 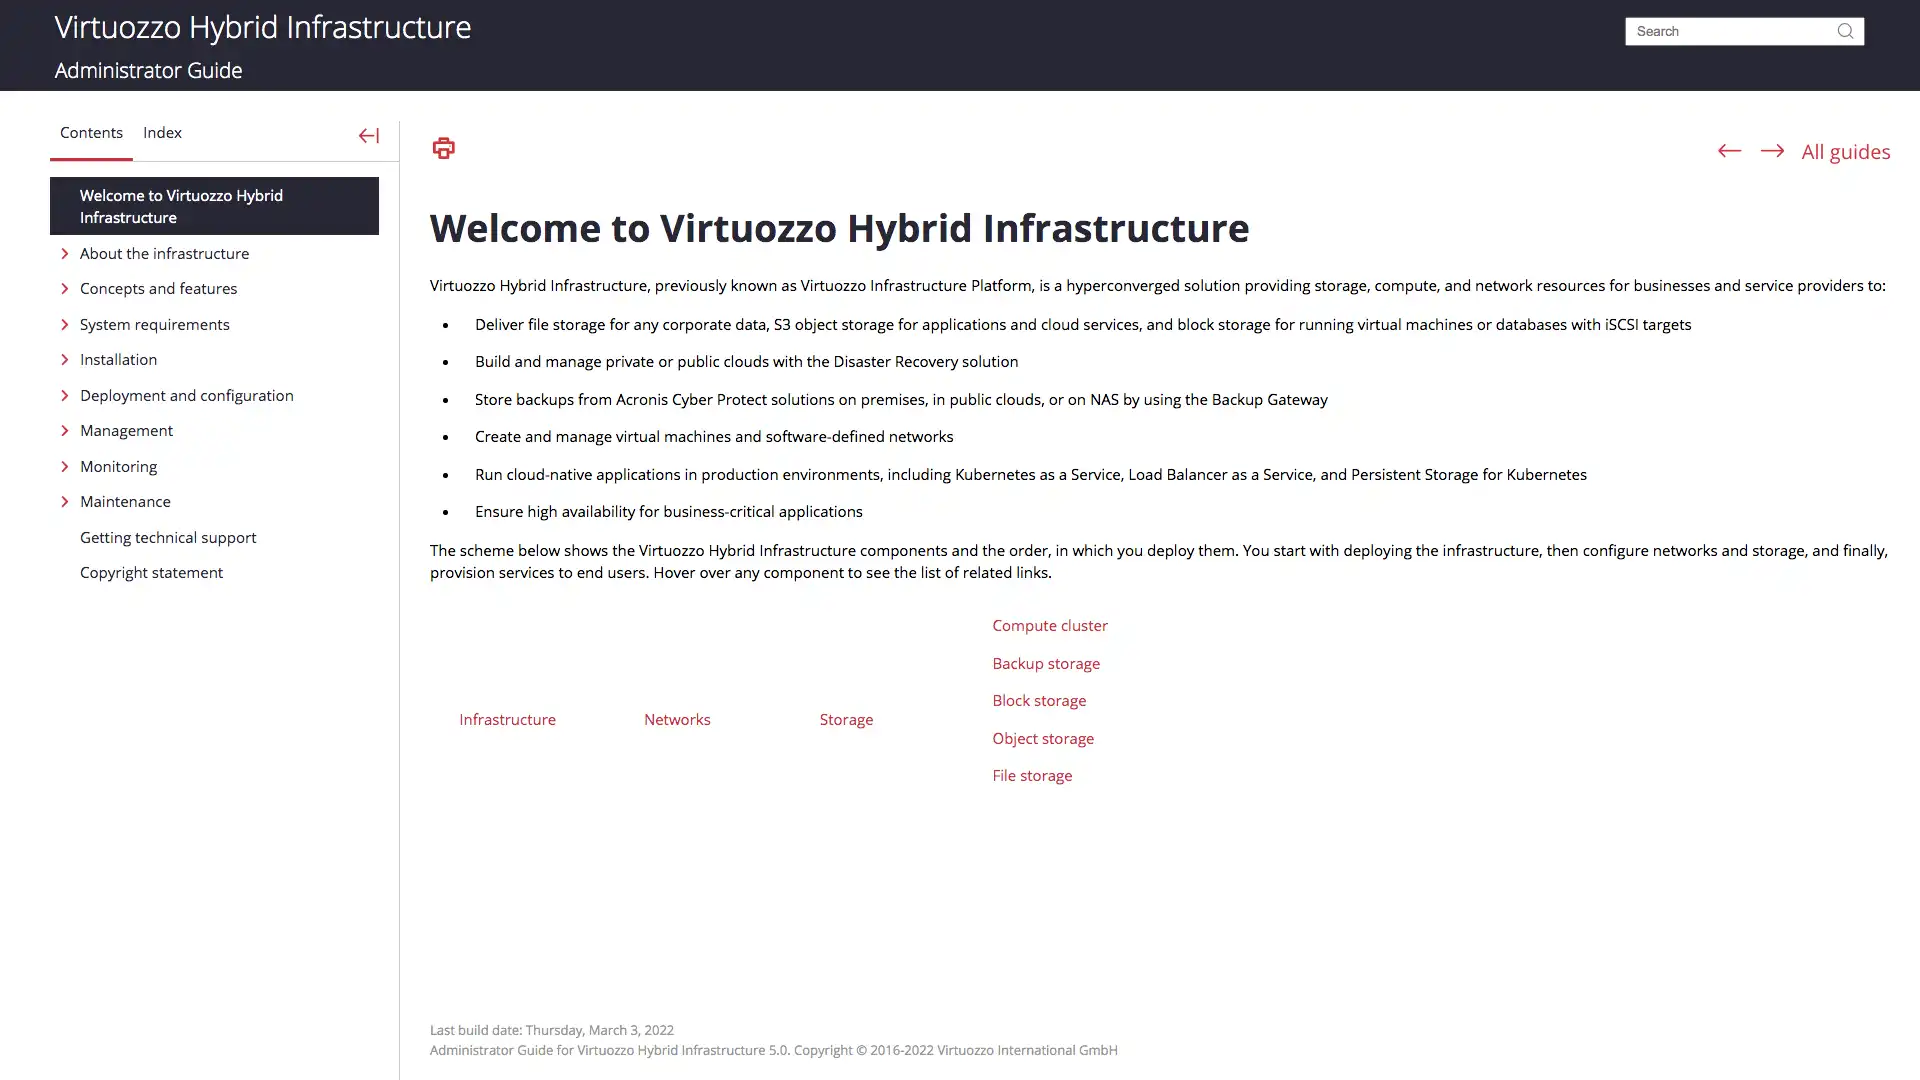 I want to click on Print, so click(x=442, y=147).